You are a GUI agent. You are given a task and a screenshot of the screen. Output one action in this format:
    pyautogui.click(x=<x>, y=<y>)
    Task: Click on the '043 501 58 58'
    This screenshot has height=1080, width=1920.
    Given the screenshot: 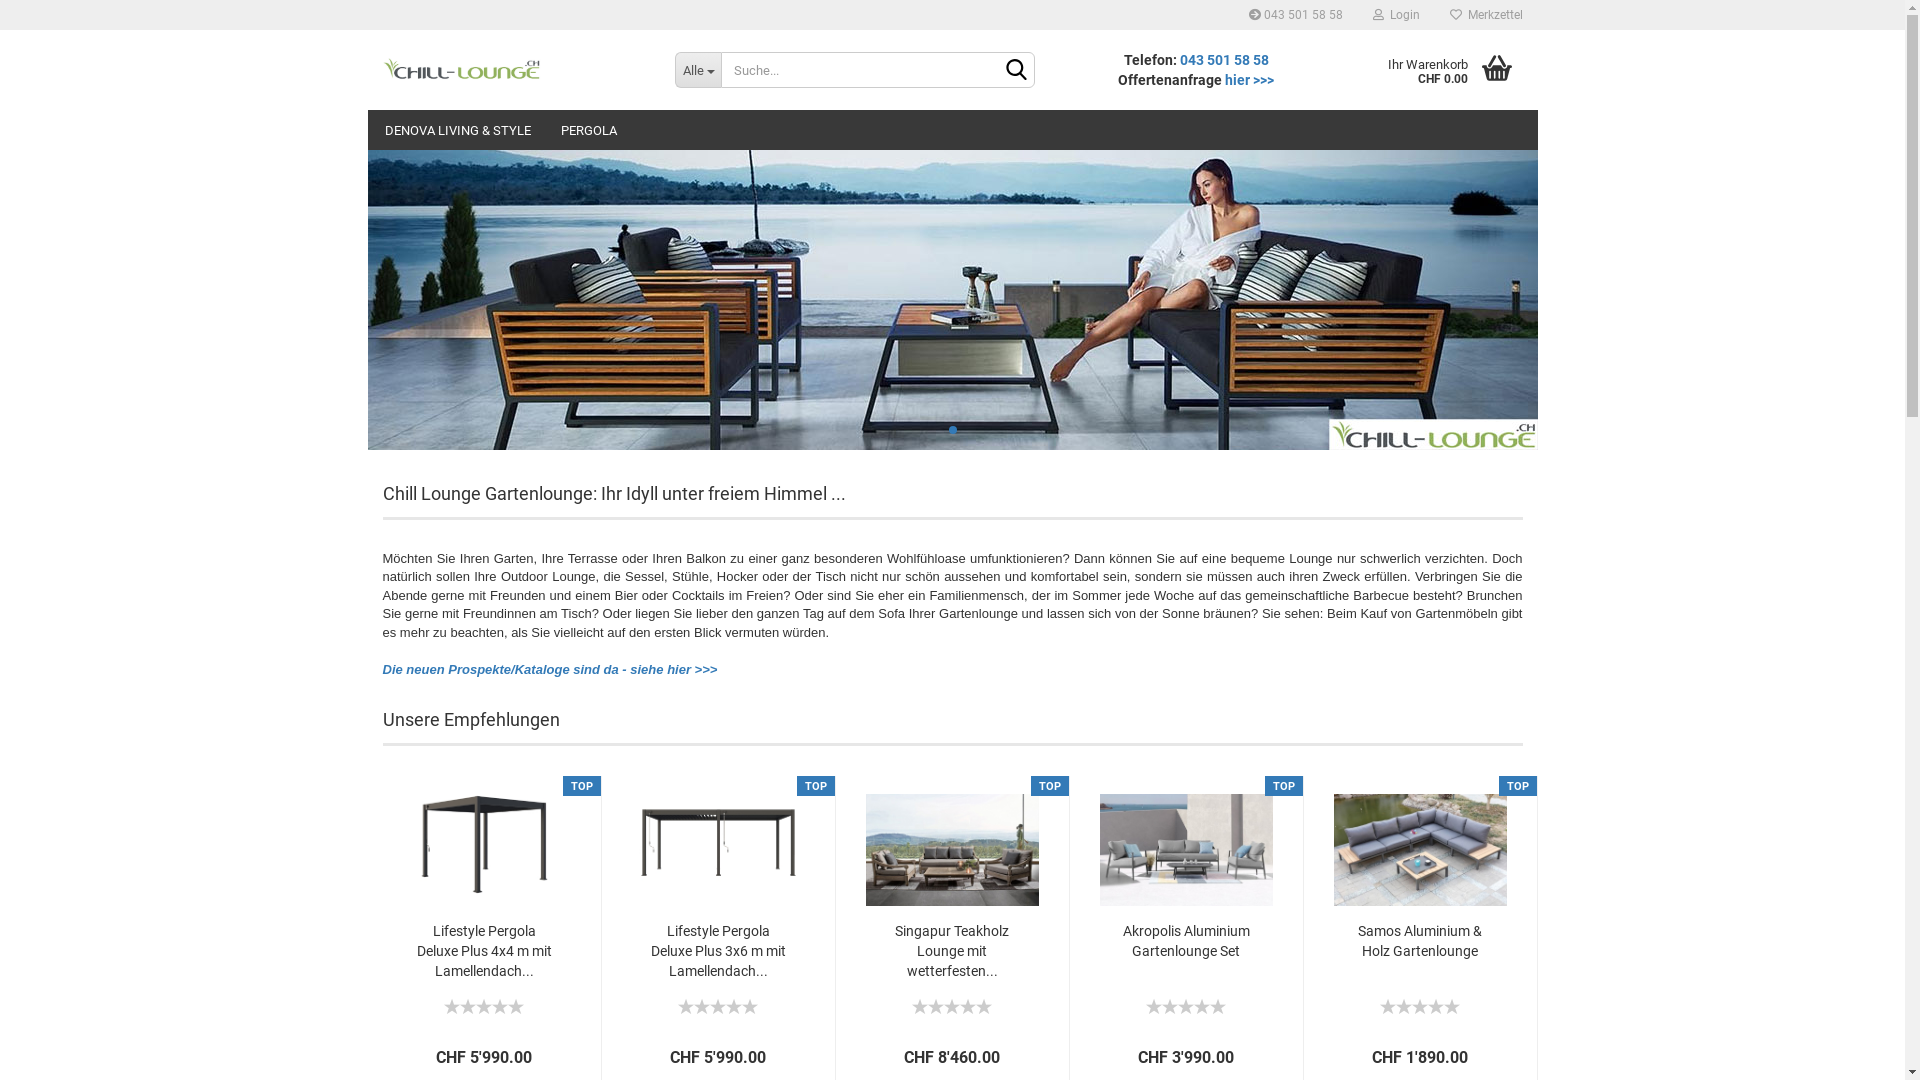 What is the action you would take?
    pyautogui.click(x=1180, y=59)
    